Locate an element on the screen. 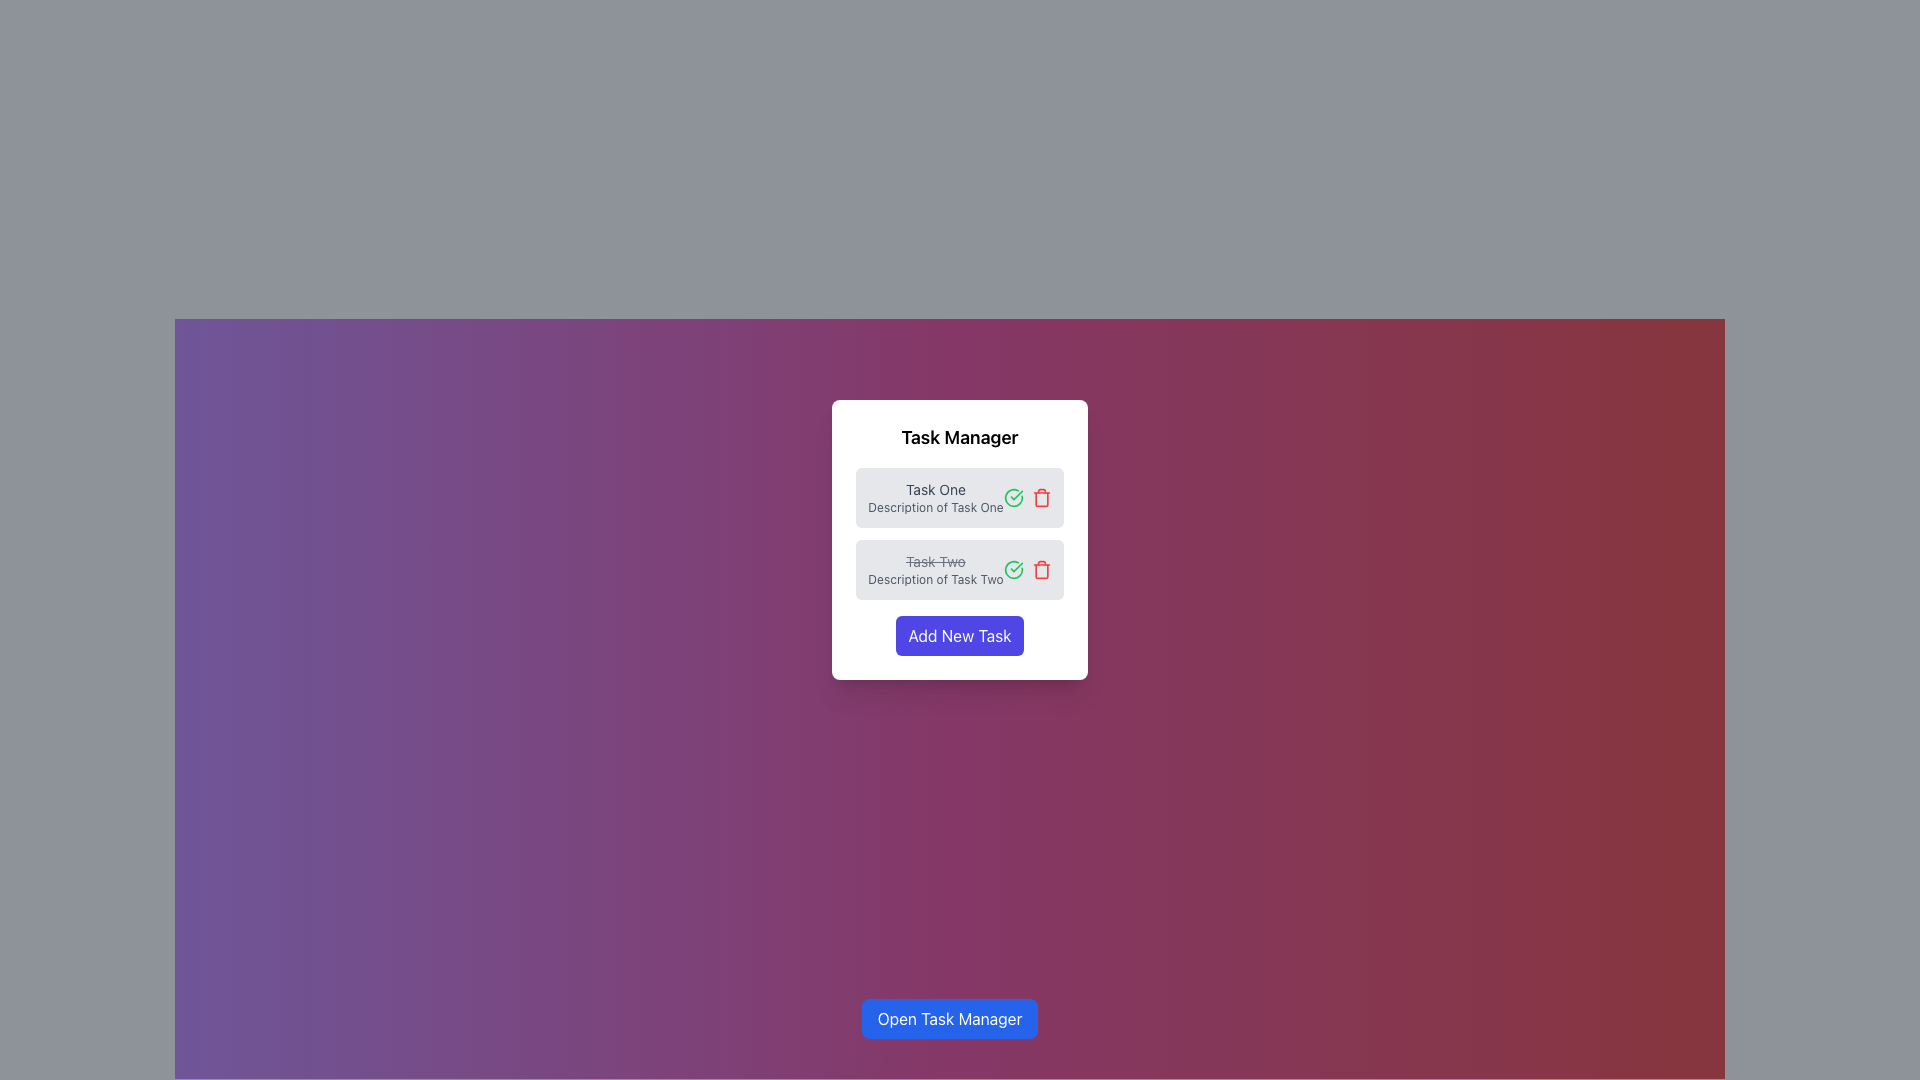 This screenshot has width=1920, height=1080. the completion indicator icon button located in the second row of the task manager interface to mark the task as complete is located at coordinates (1013, 570).